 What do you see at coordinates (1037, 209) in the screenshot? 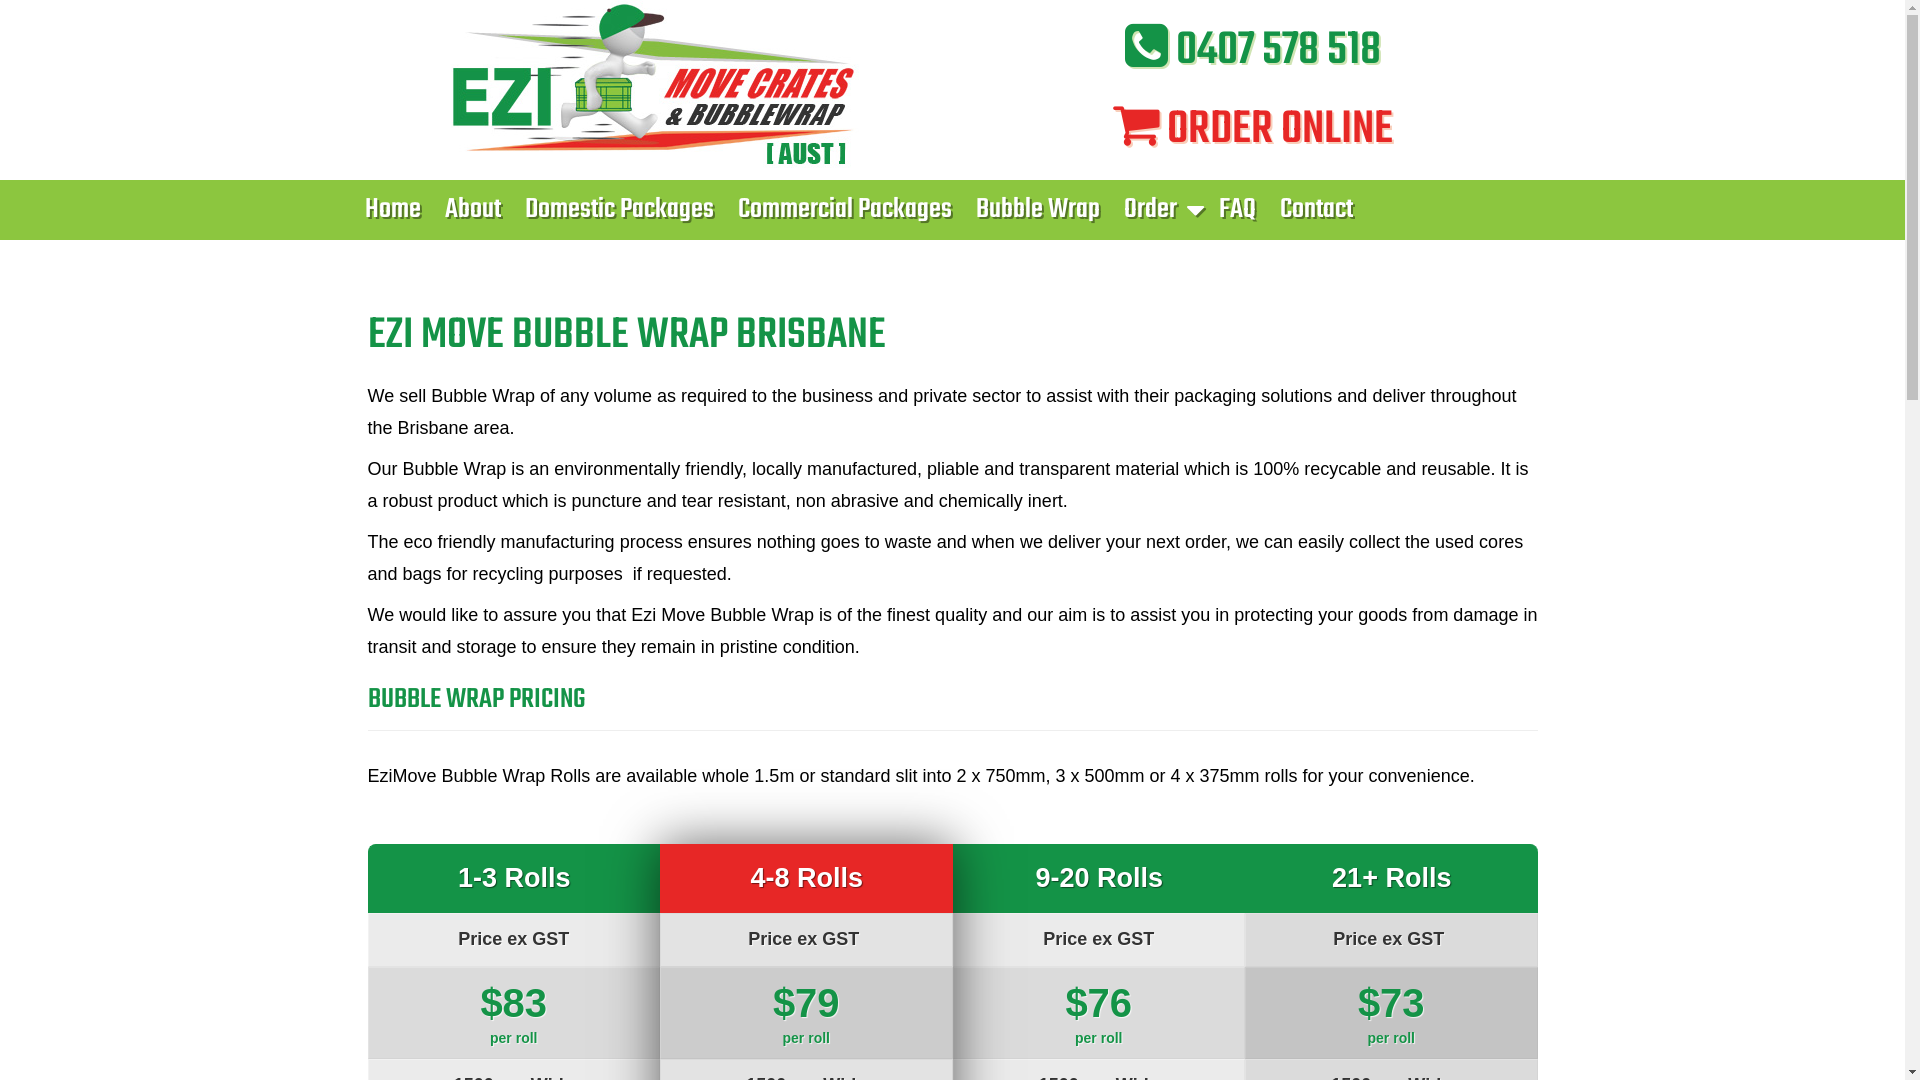
I see `'Bubble Wrap'` at bounding box center [1037, 209].